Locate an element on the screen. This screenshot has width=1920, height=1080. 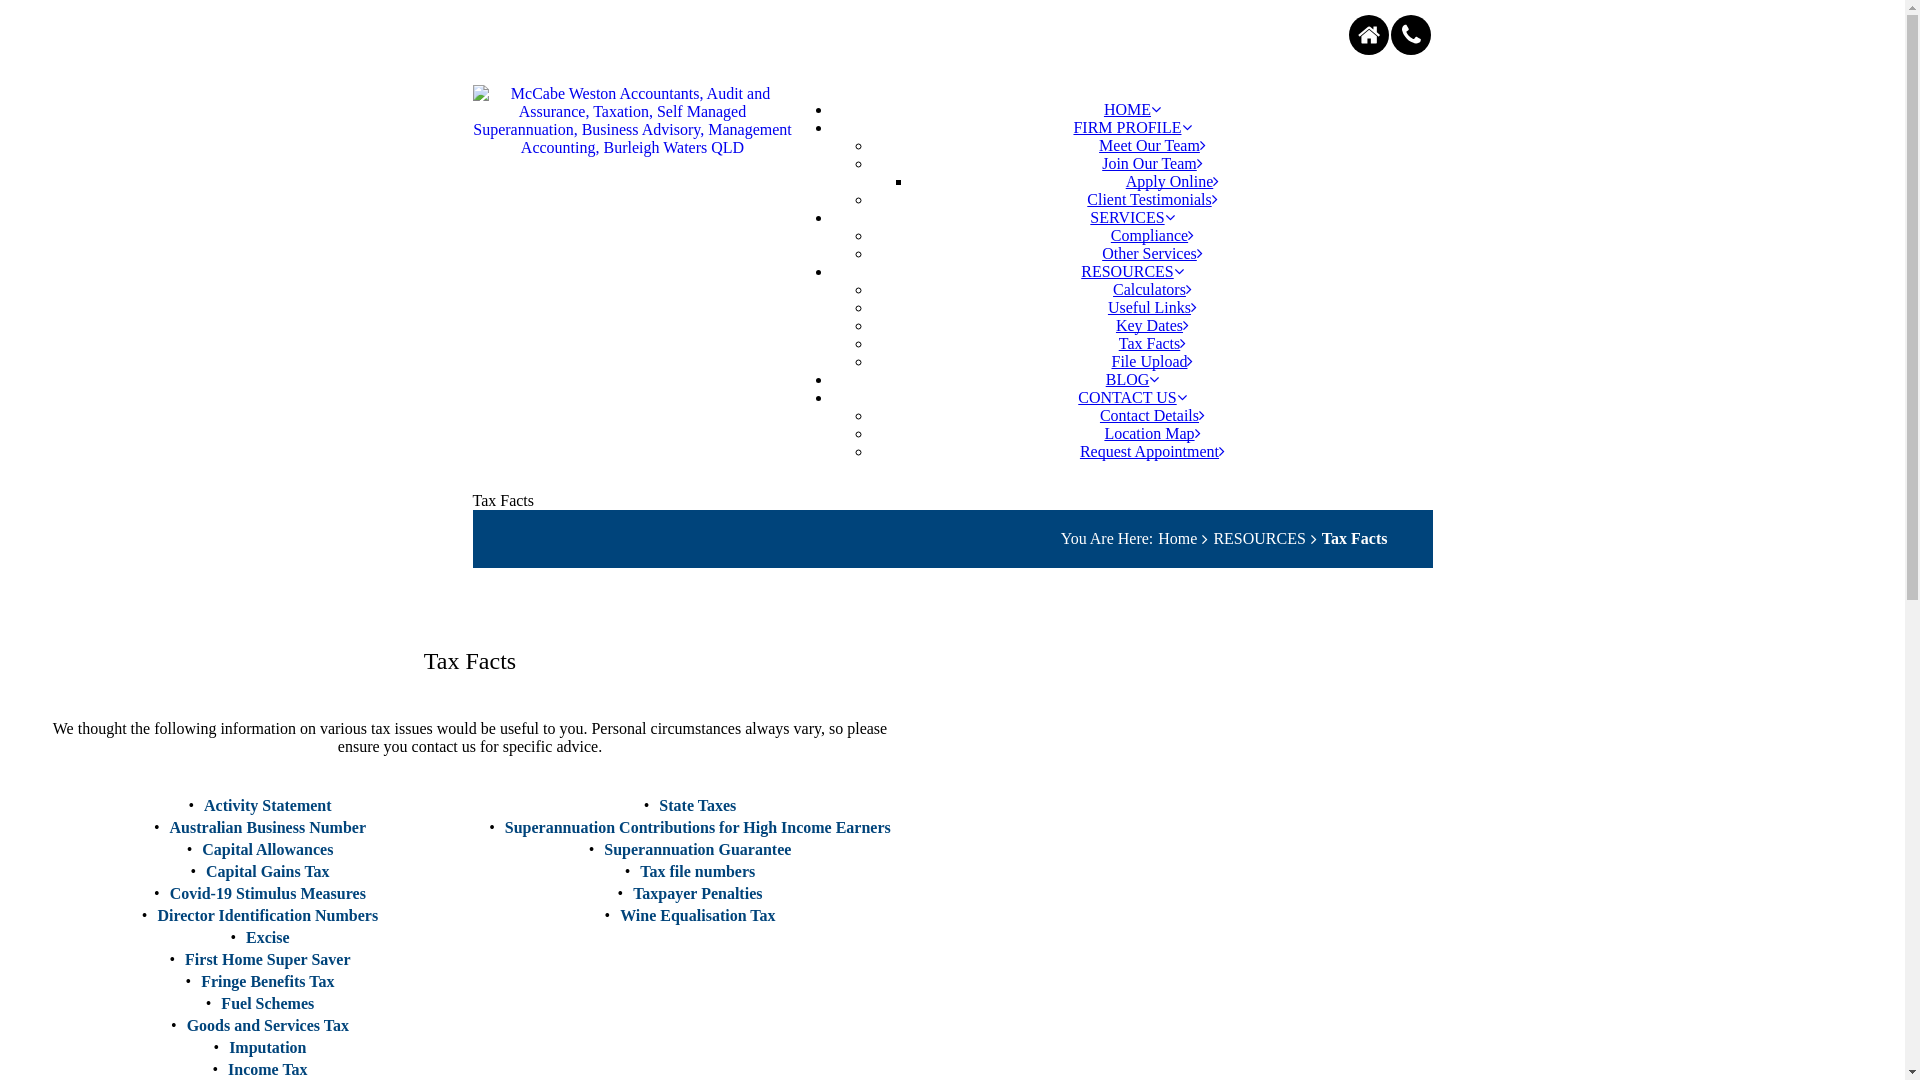
'State Taxes' is located at coordinates (697, 804).